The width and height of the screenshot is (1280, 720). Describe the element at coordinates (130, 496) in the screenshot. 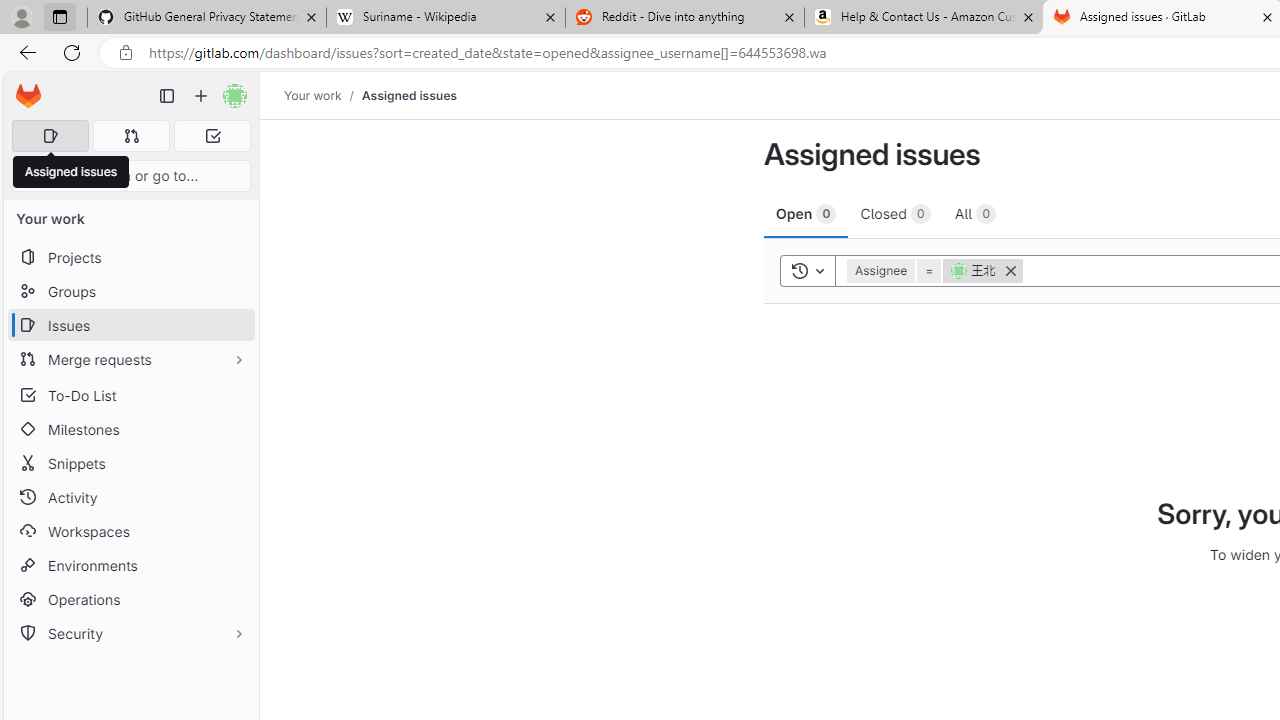

I see `'Activity'` at that location.